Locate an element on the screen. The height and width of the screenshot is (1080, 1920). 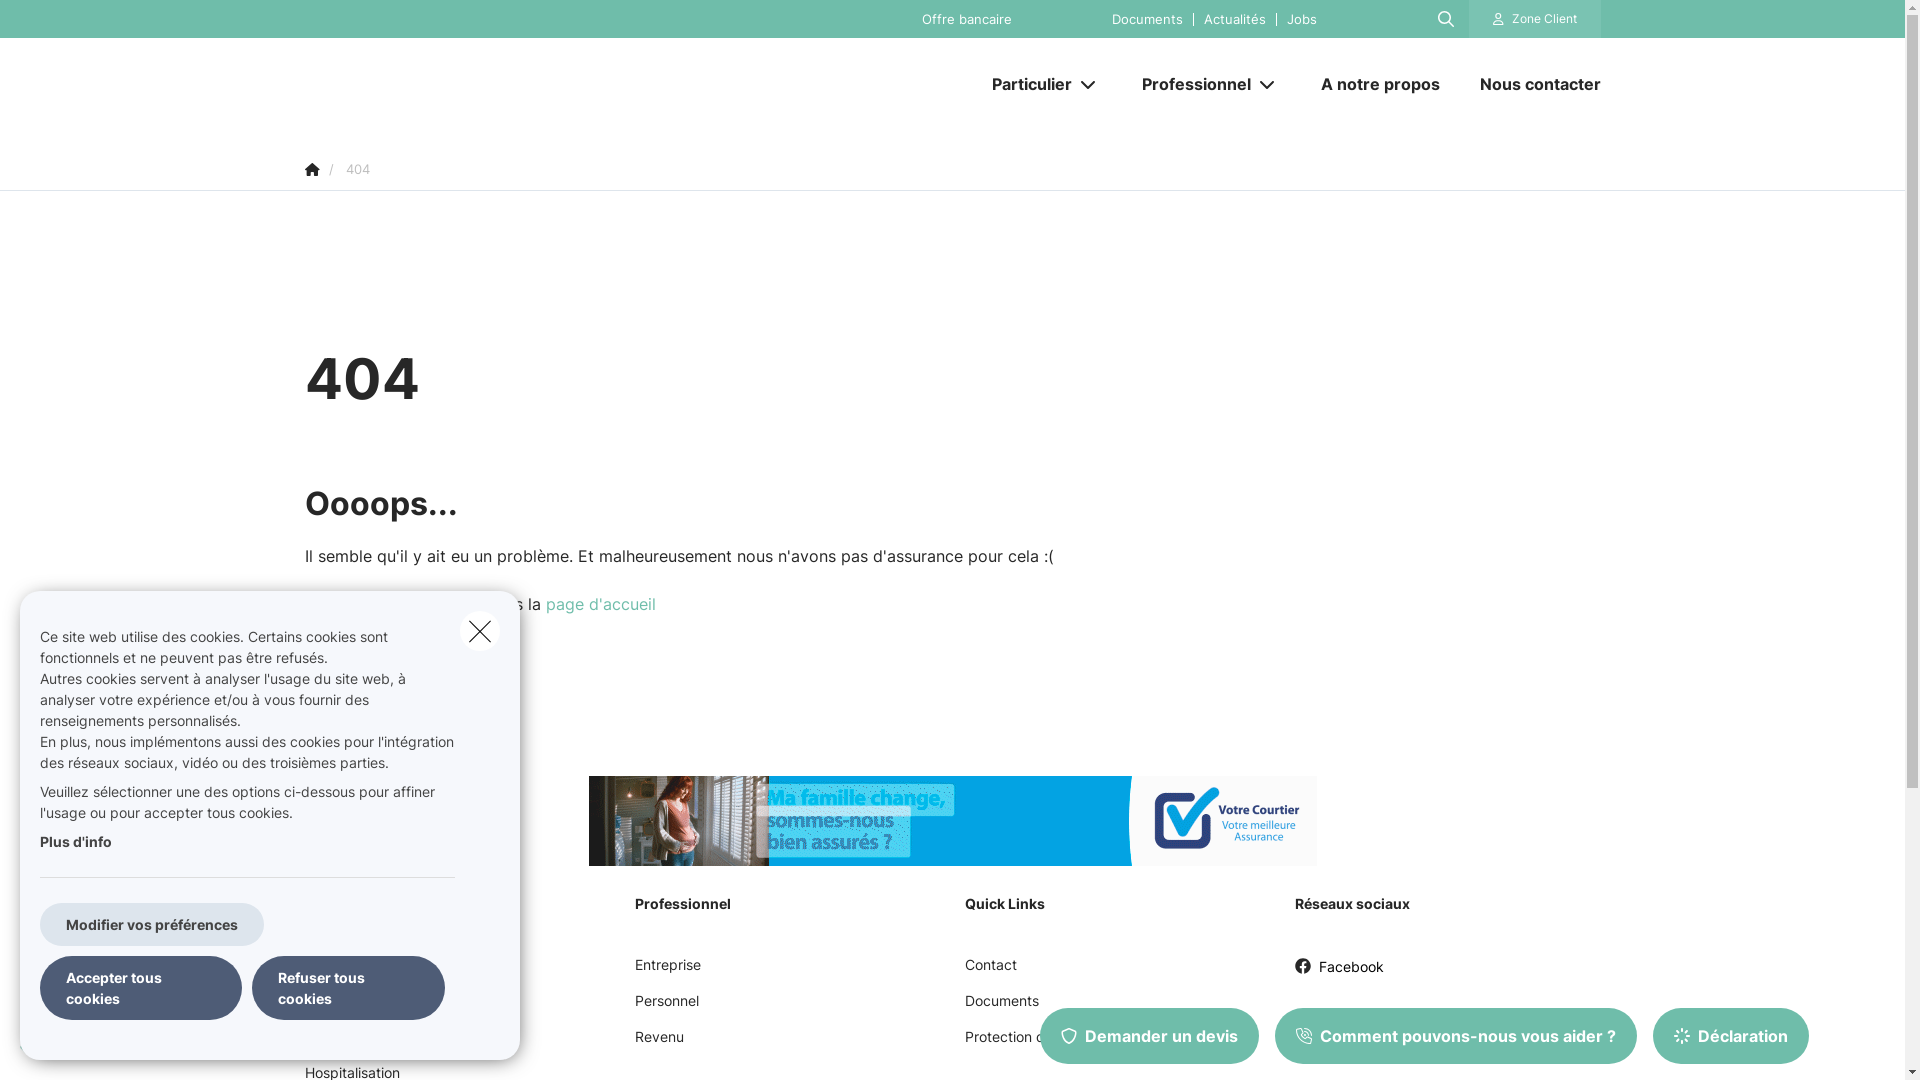
'Particulier' is located at coordinates (1024, 83).